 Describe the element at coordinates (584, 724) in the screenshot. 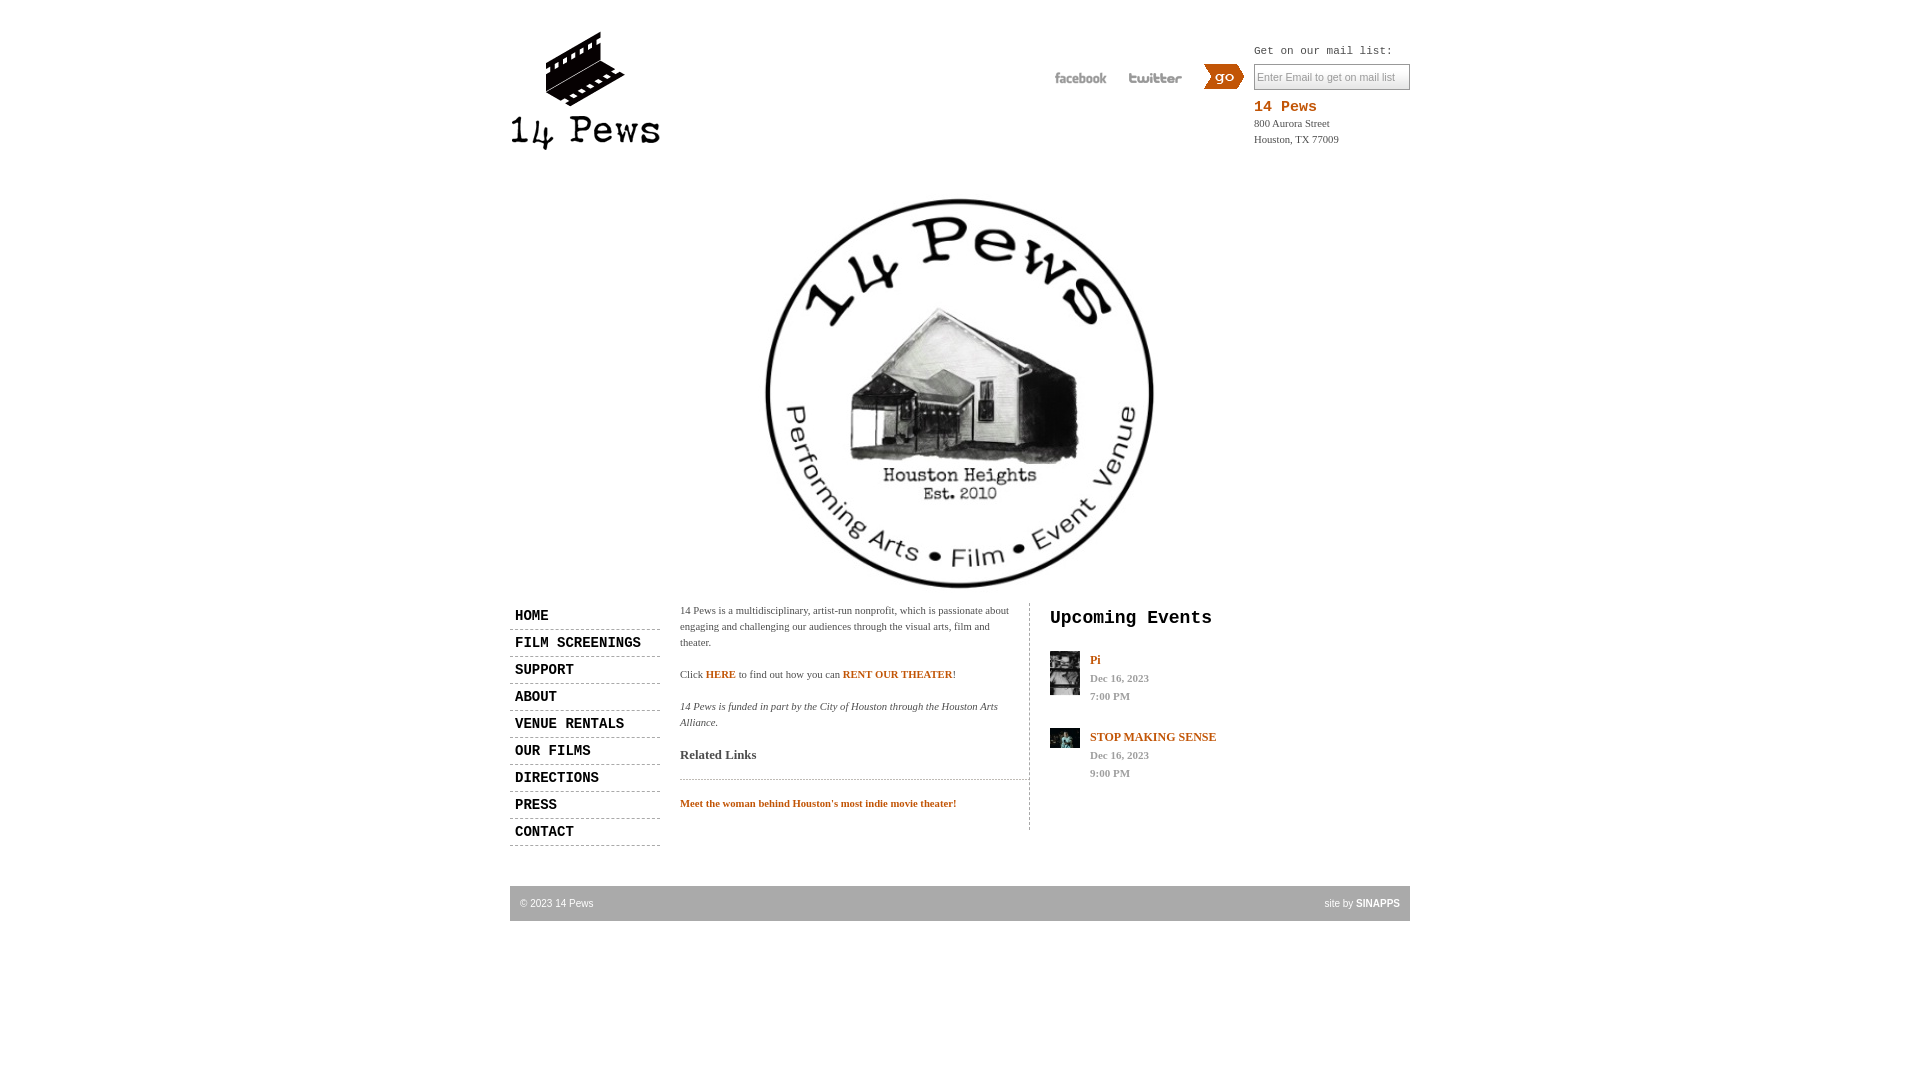

I see `'VENUE RENTALS'` at that location.